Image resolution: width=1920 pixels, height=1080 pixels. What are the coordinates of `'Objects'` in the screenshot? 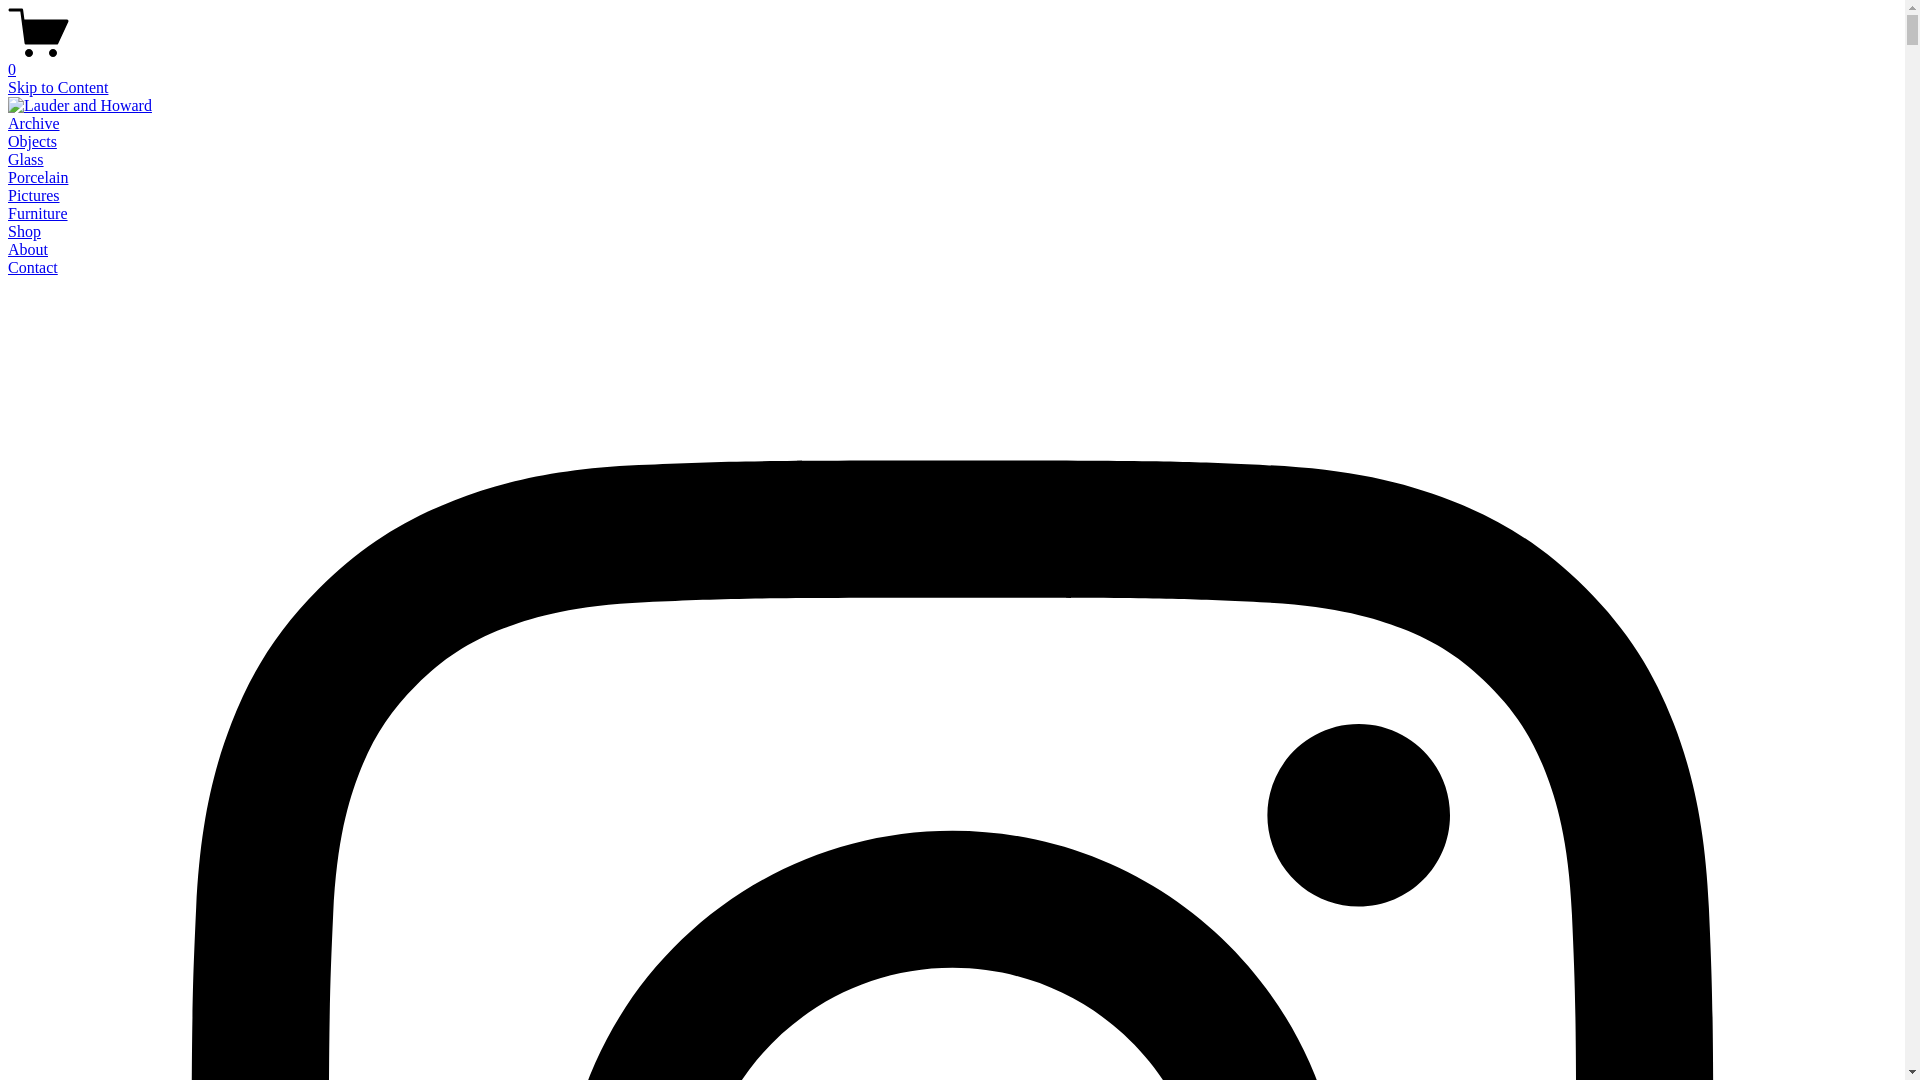 It's located at (32, 140).